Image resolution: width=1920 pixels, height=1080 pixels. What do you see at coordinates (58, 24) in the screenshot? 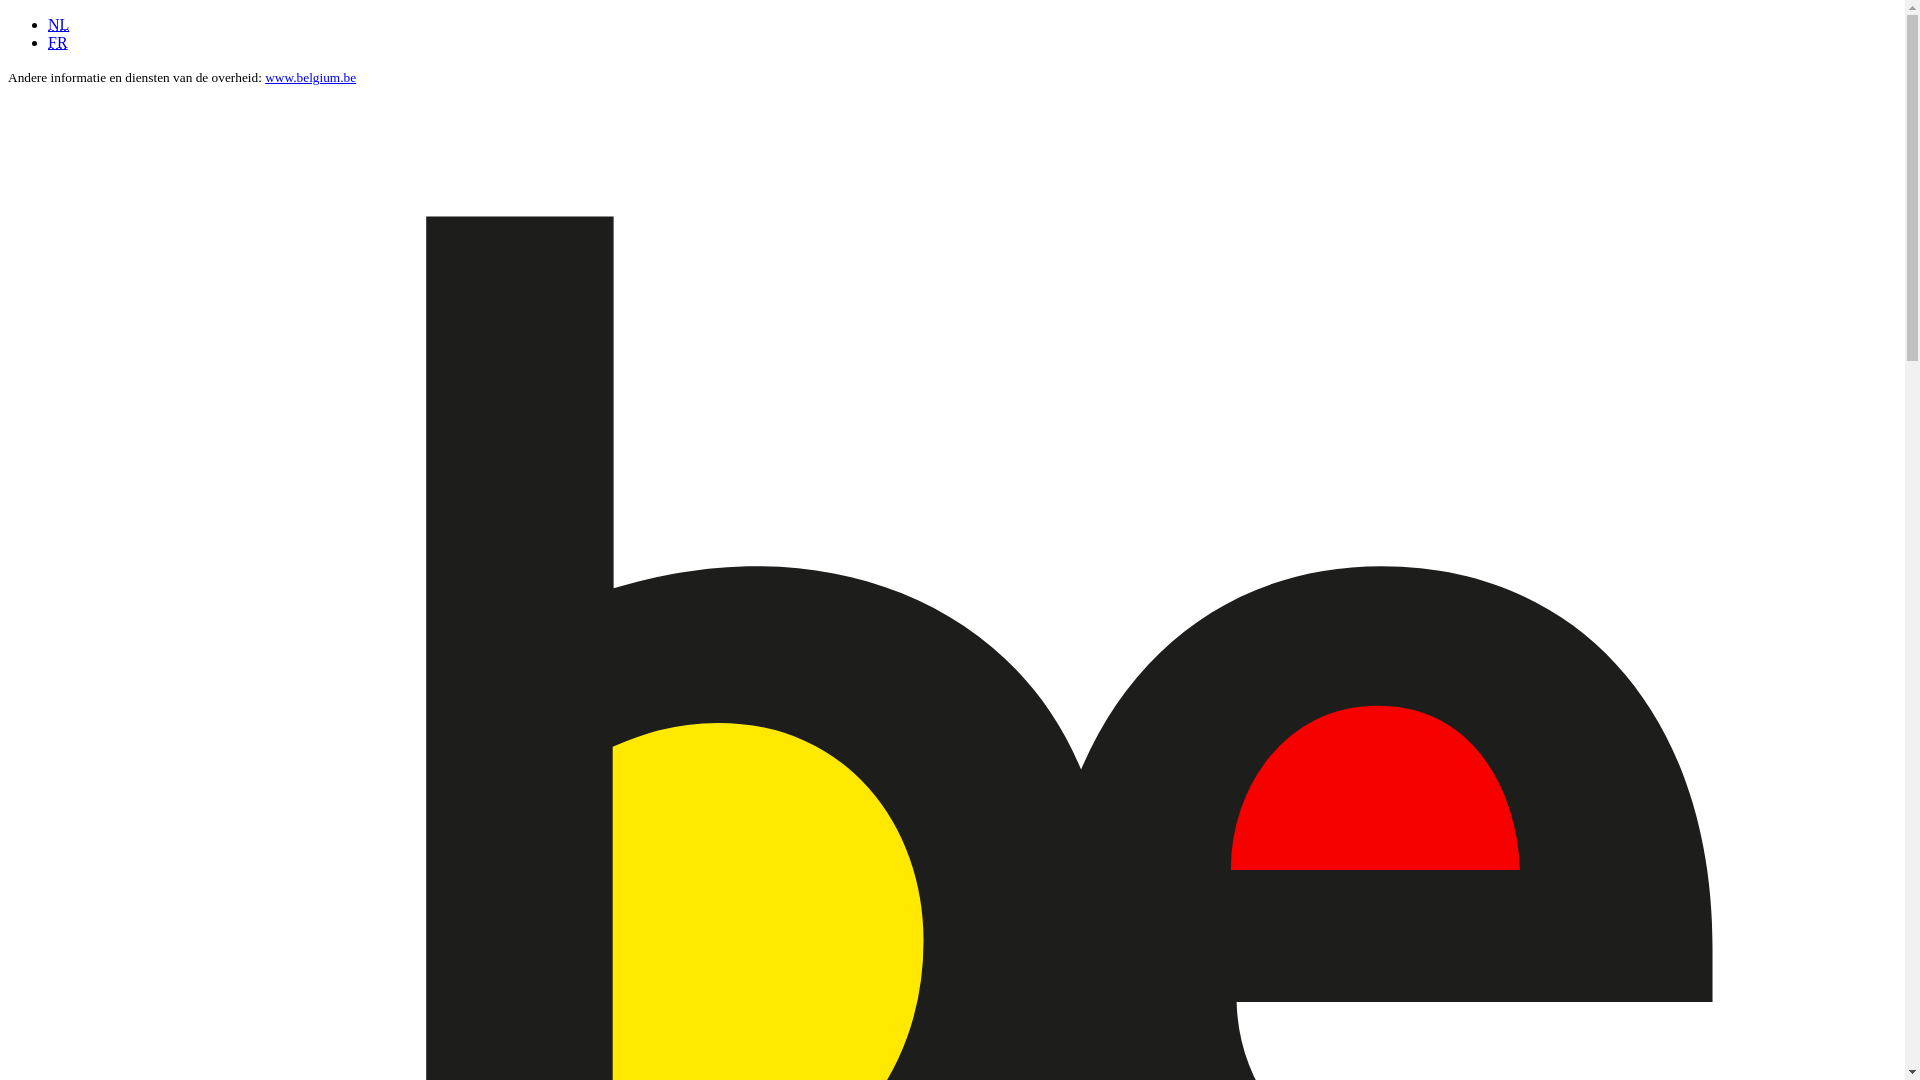
I see `'NL'` at bounding box center [58, 24].